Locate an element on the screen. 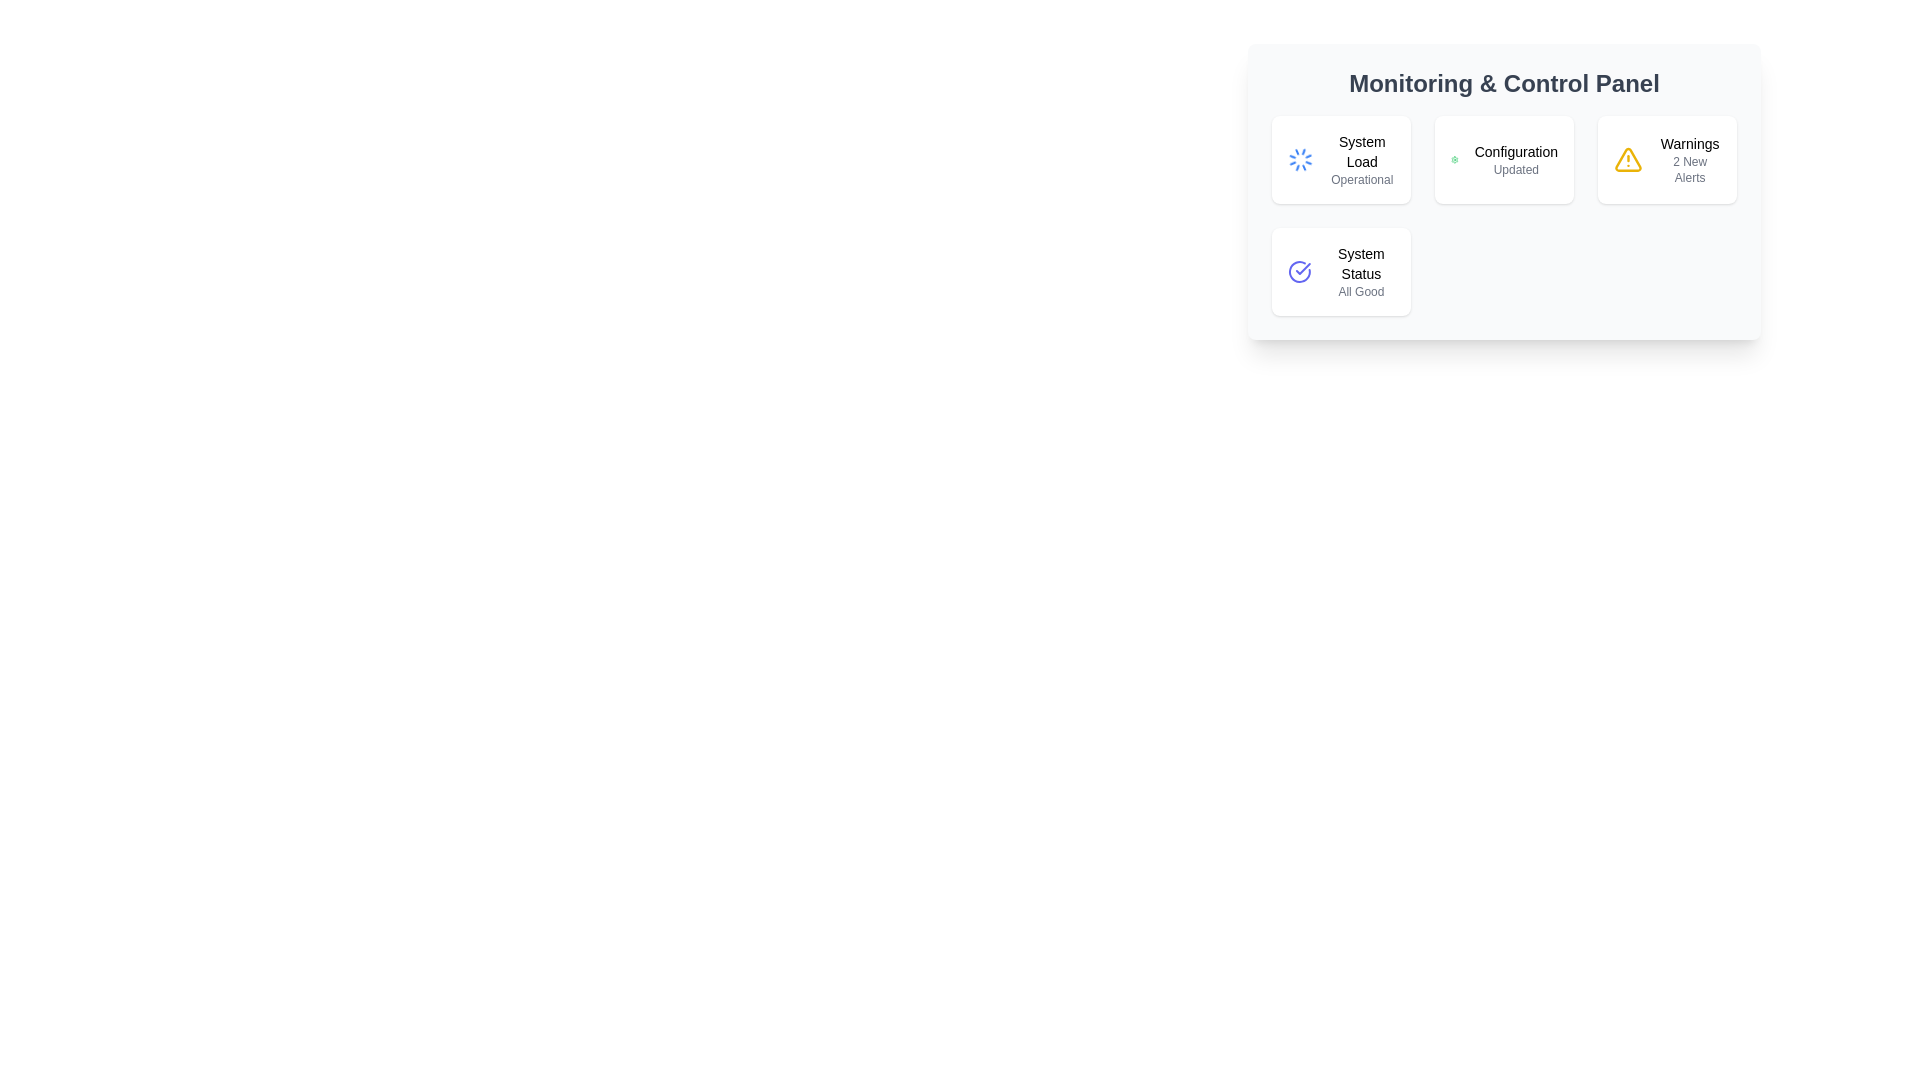 The image size is (1920, 1080). the status update on the 'Status Display' element, which shows 'System Status' and 'All Good' in the bottom-left corner of the 'Monitoring & Control Panel' is located at coordinates (1360, 272).